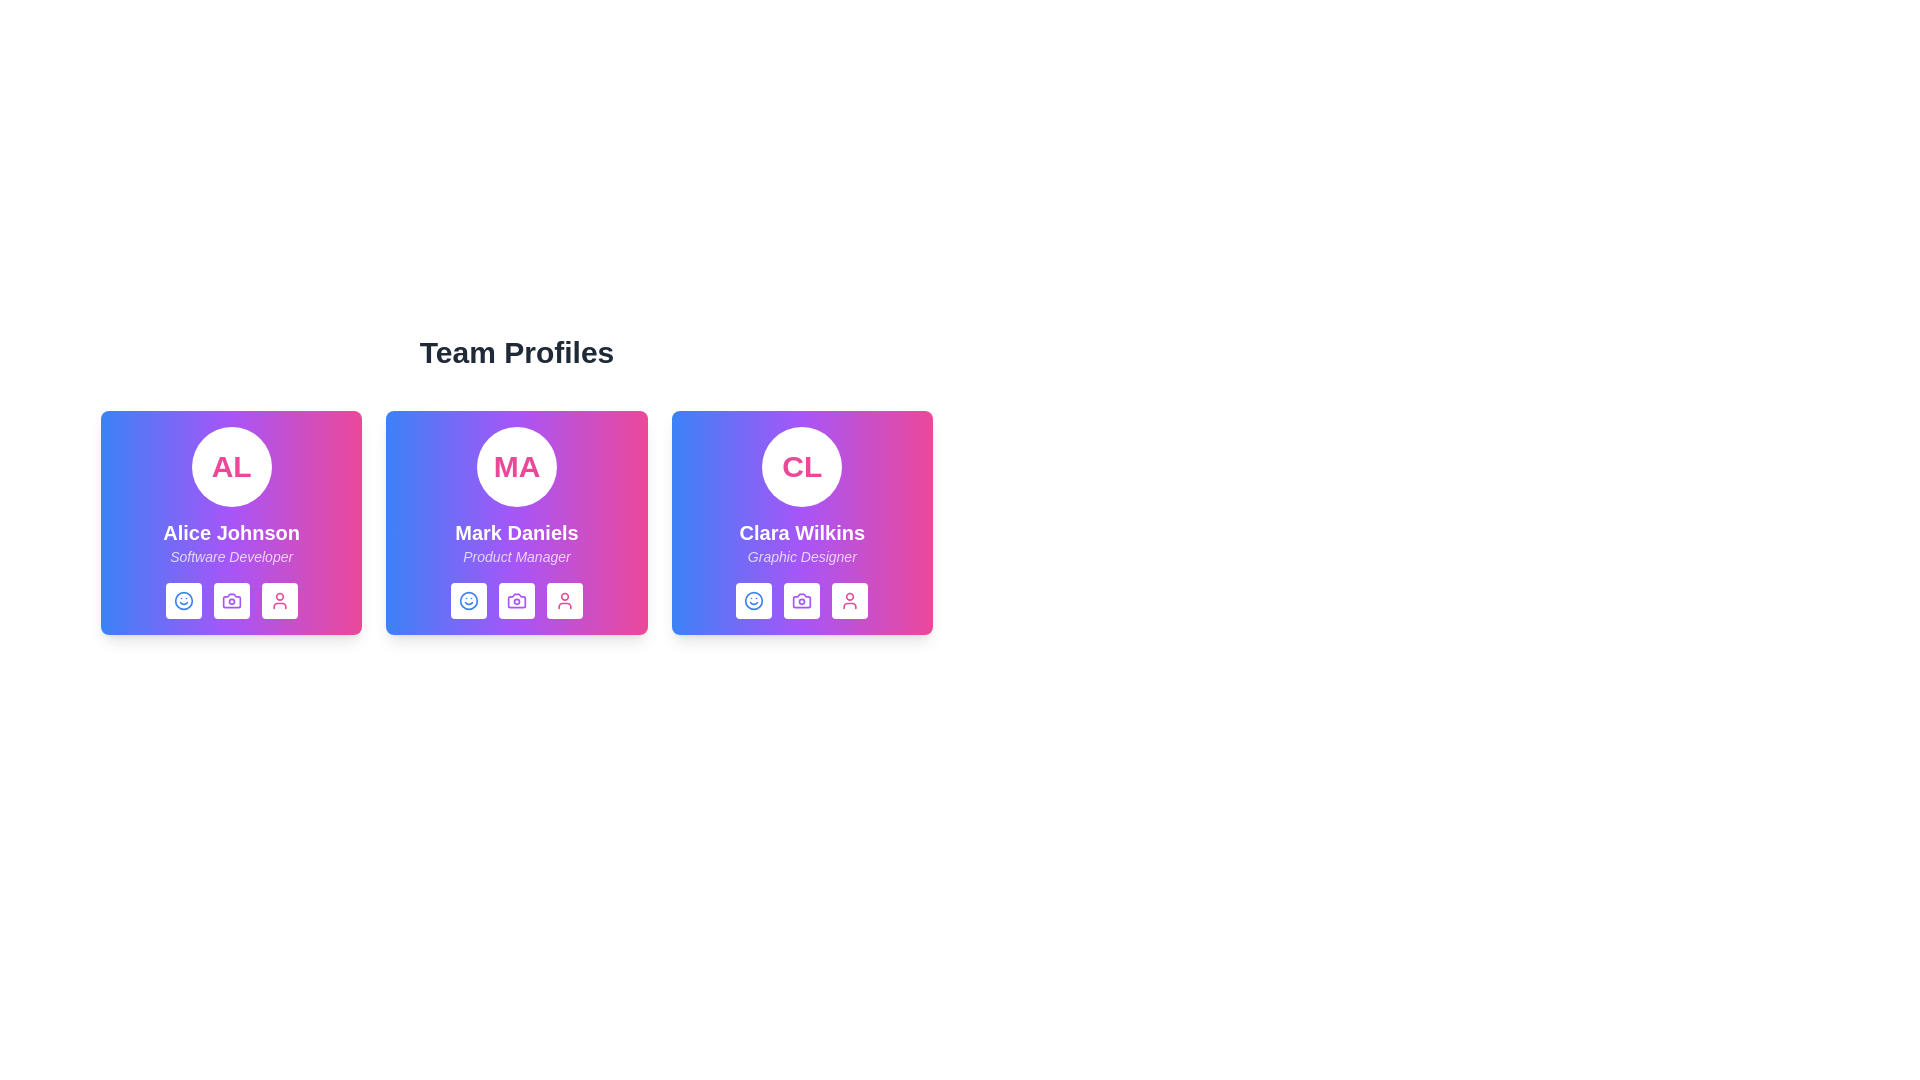  What do you see at coordinates (850, 600) in the screenshot?
I see `the pink user icon button located in the bottom-right corner of the third profile card` at bounding box center [850, 600].